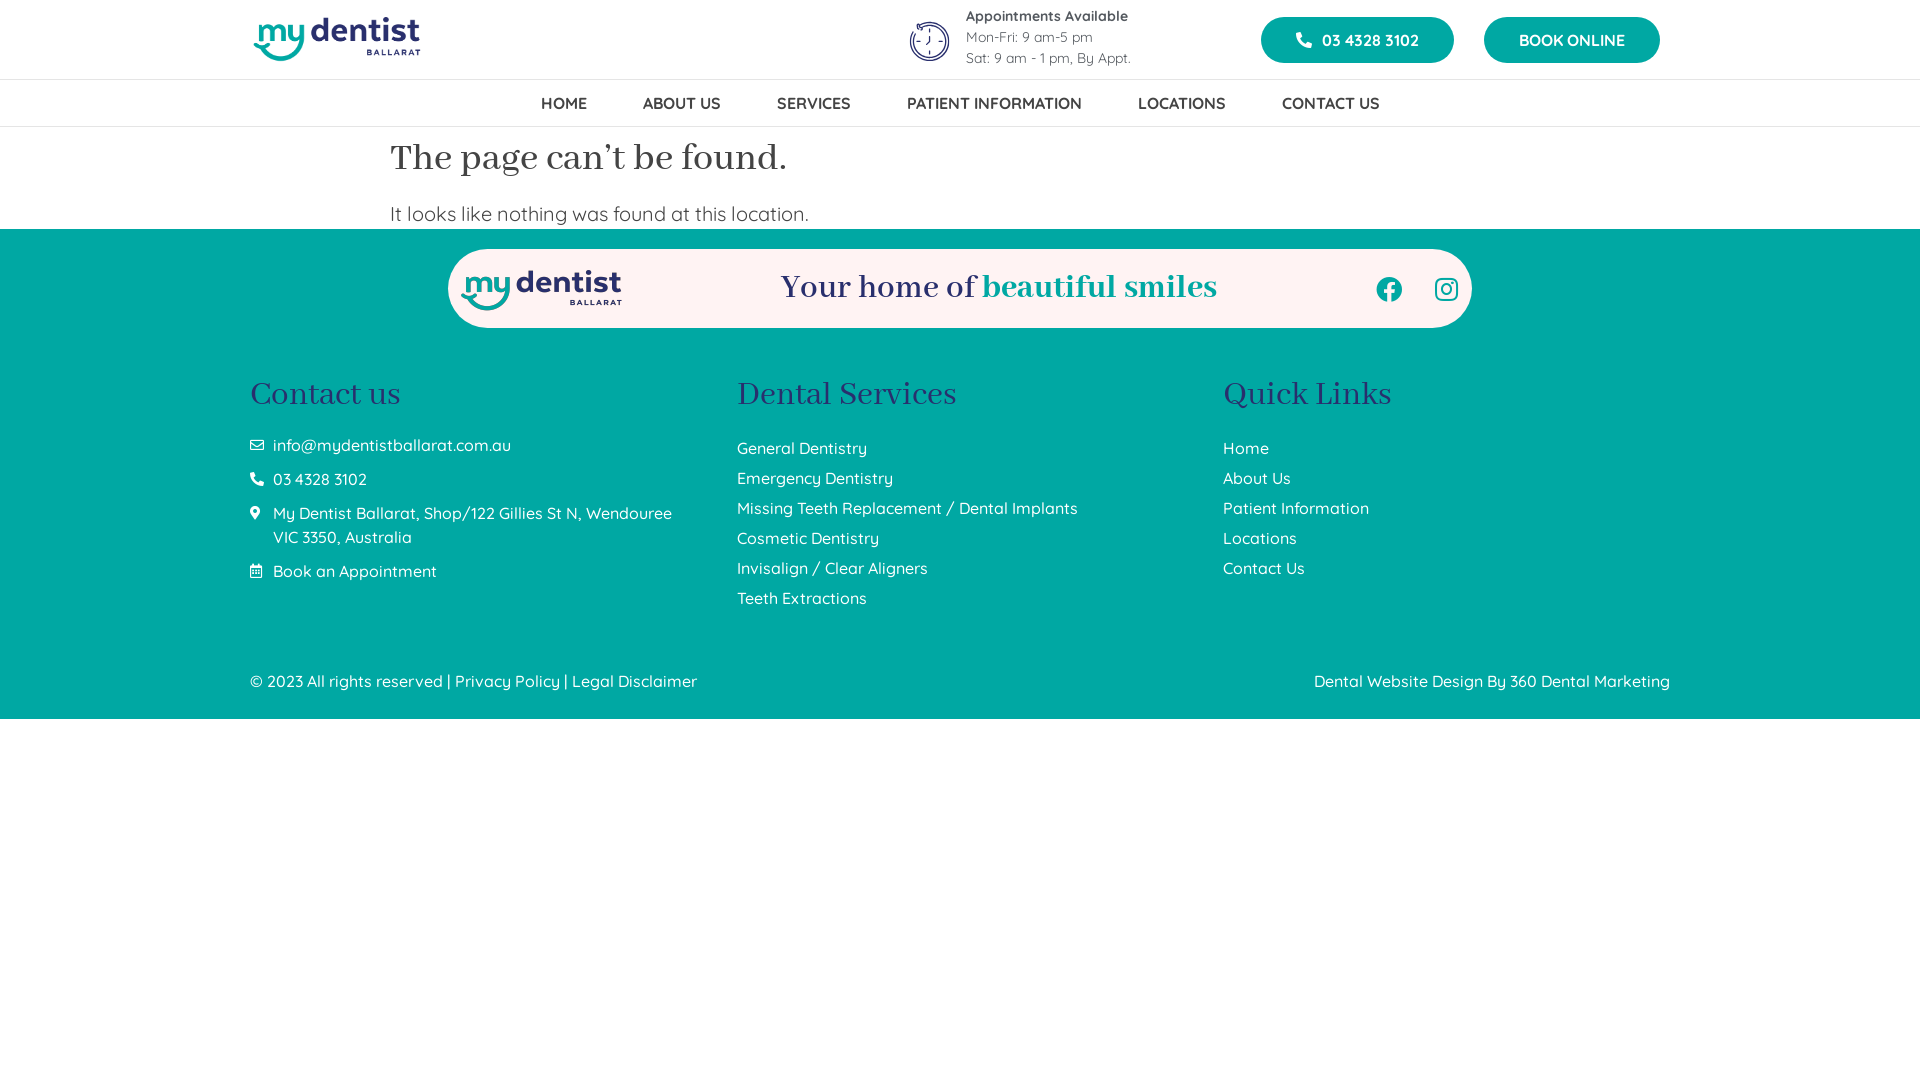 Image resolution: width=1920 pixels, height=1080 pixels. What do you see at coordinates (812, 103) in the screenshot?
I see `'SERVICES'` at bounding box center [812, 103].